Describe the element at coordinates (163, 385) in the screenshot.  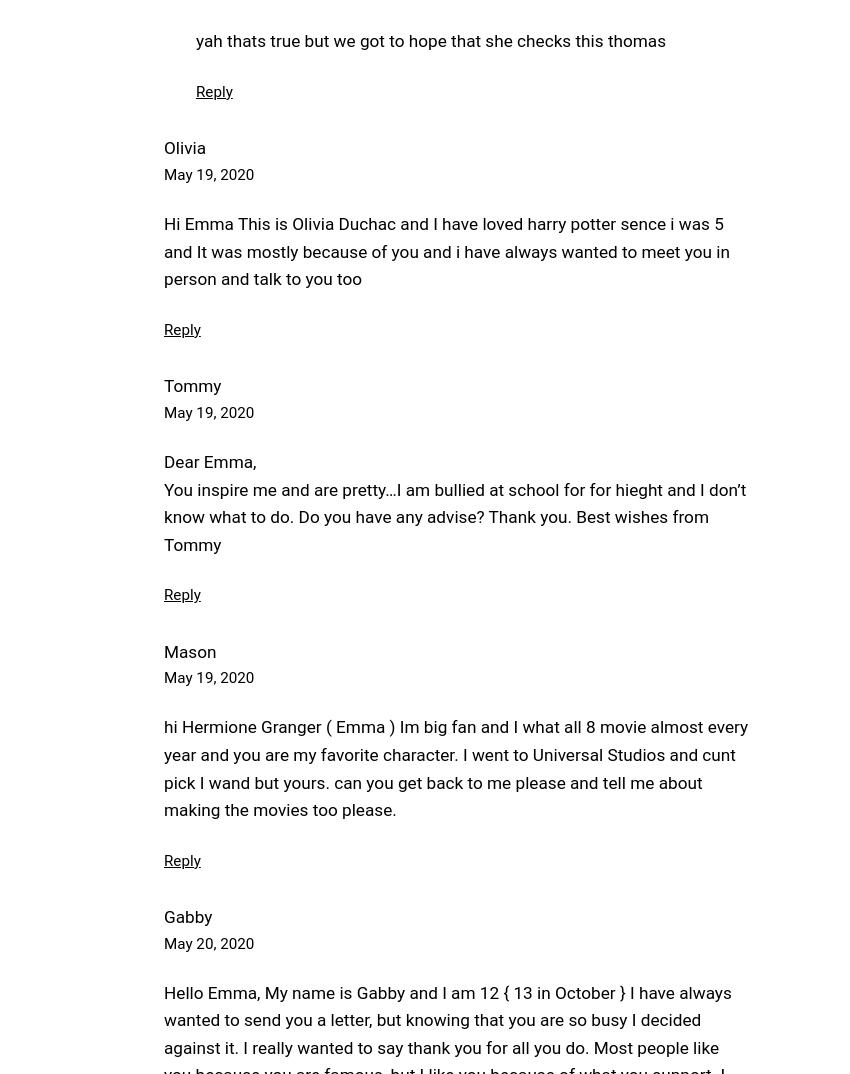
I see `'Tommy'` at that location.